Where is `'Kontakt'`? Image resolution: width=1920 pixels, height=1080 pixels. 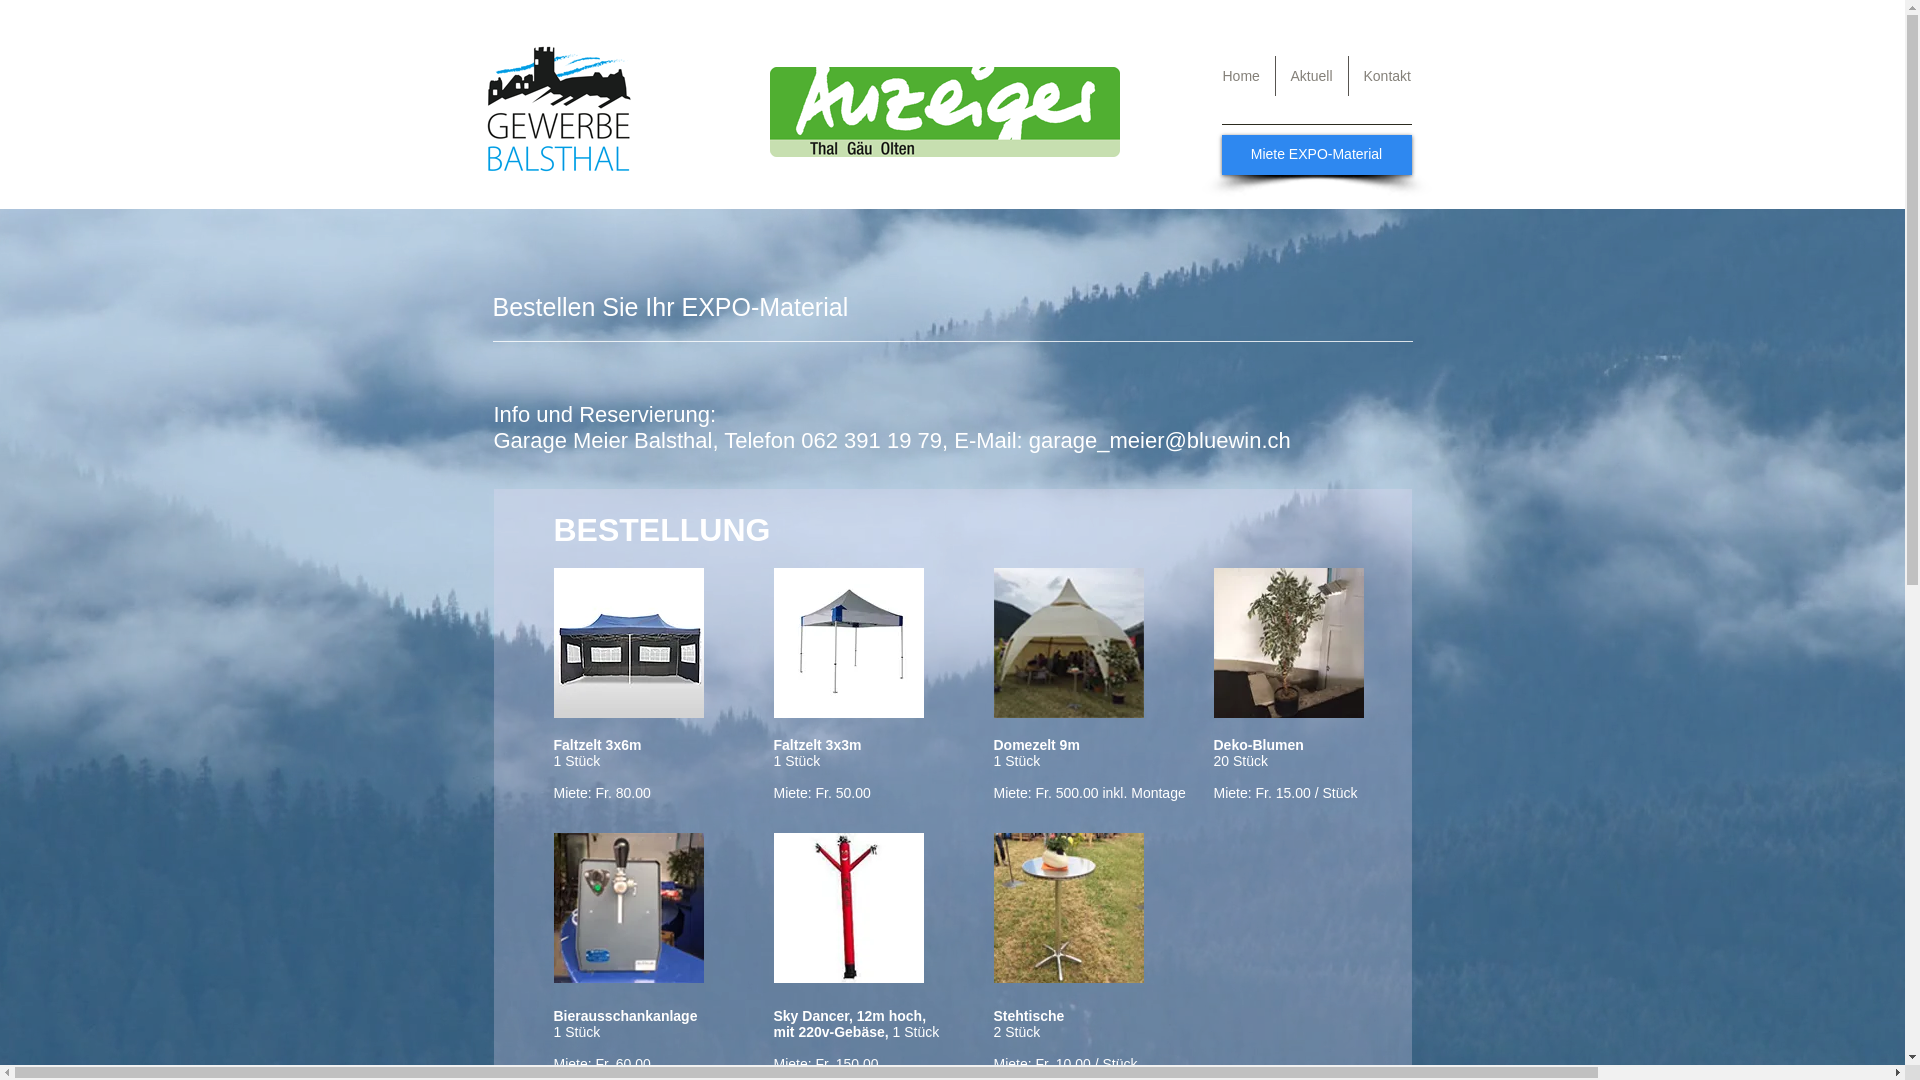 'Kontakt' is located at coordinates (1385, 75).